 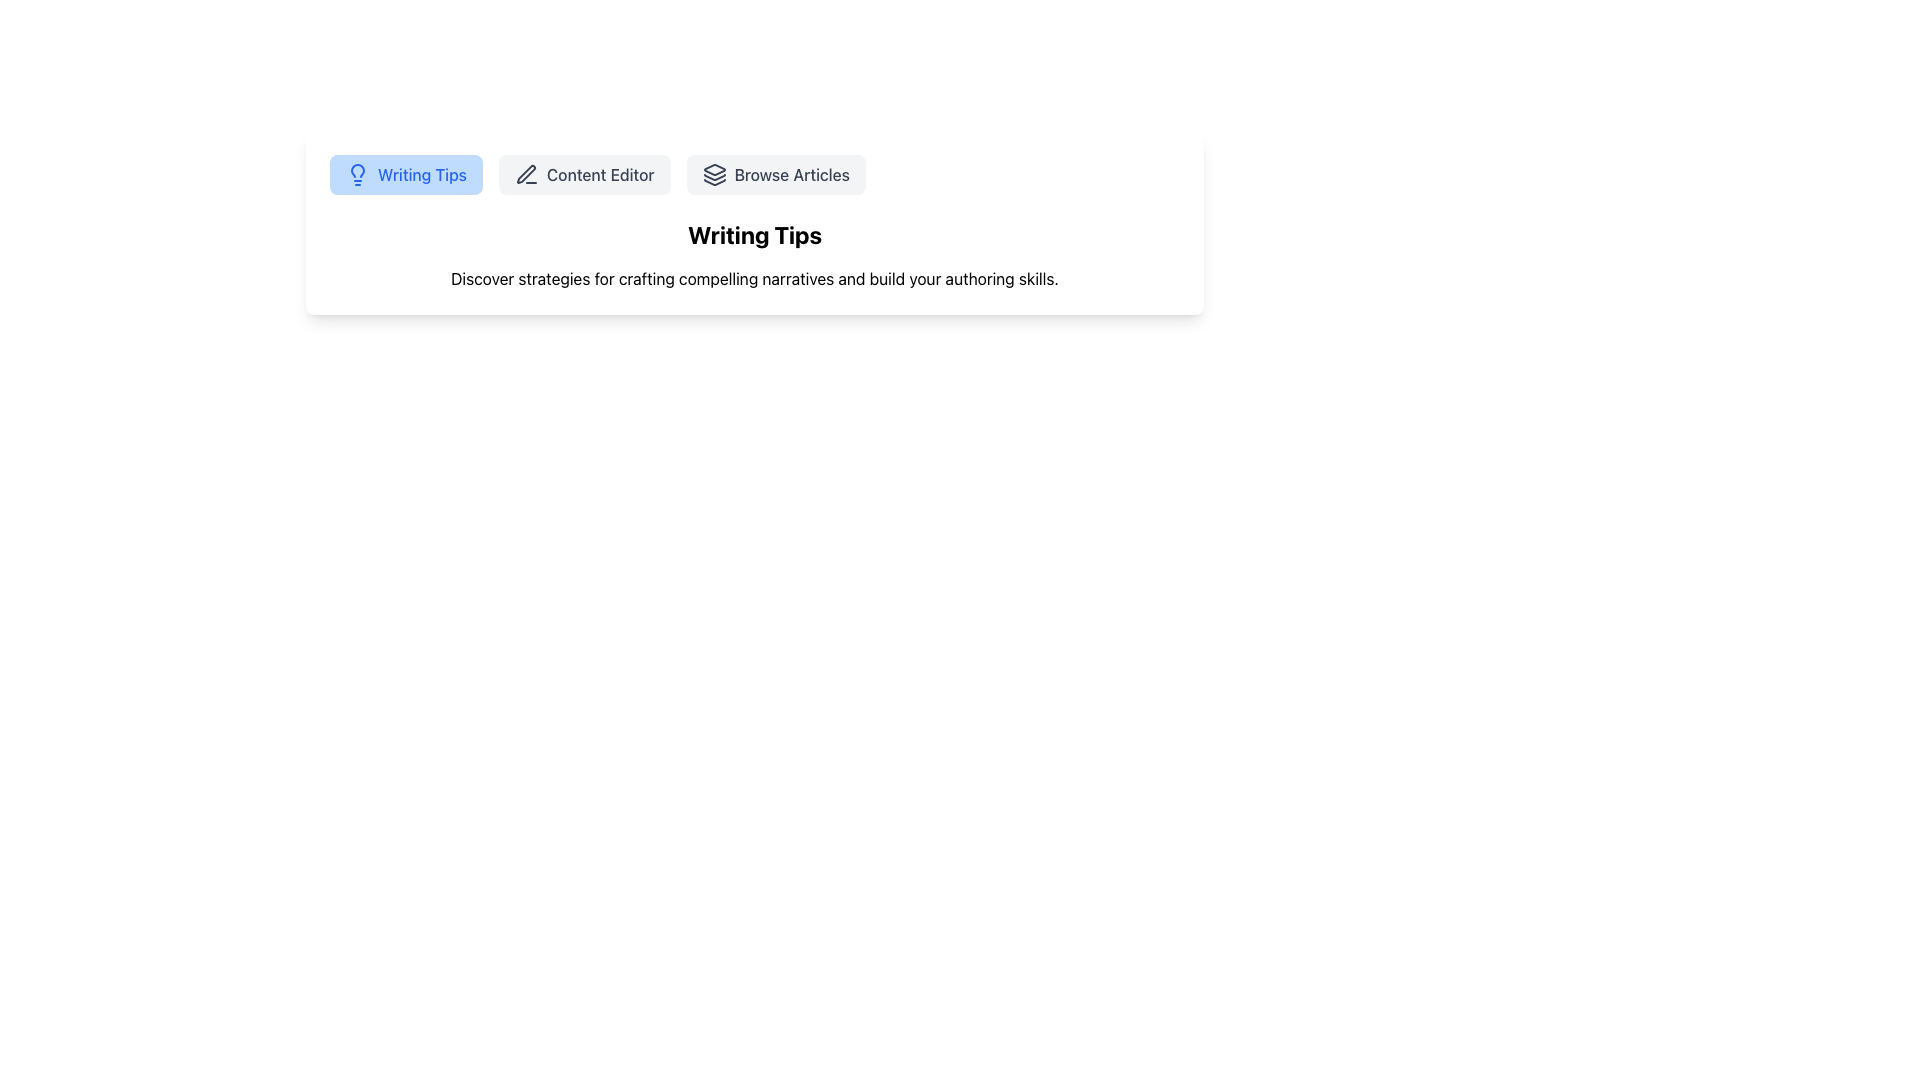 What do you see at coordinates (599, 173) in the screenshot?
I see `the descriptive text label for the button that indicates its functionality related to editing content, positioned between a pen icon and the 'Browse Articles' button` at bounding box center [599, 173].